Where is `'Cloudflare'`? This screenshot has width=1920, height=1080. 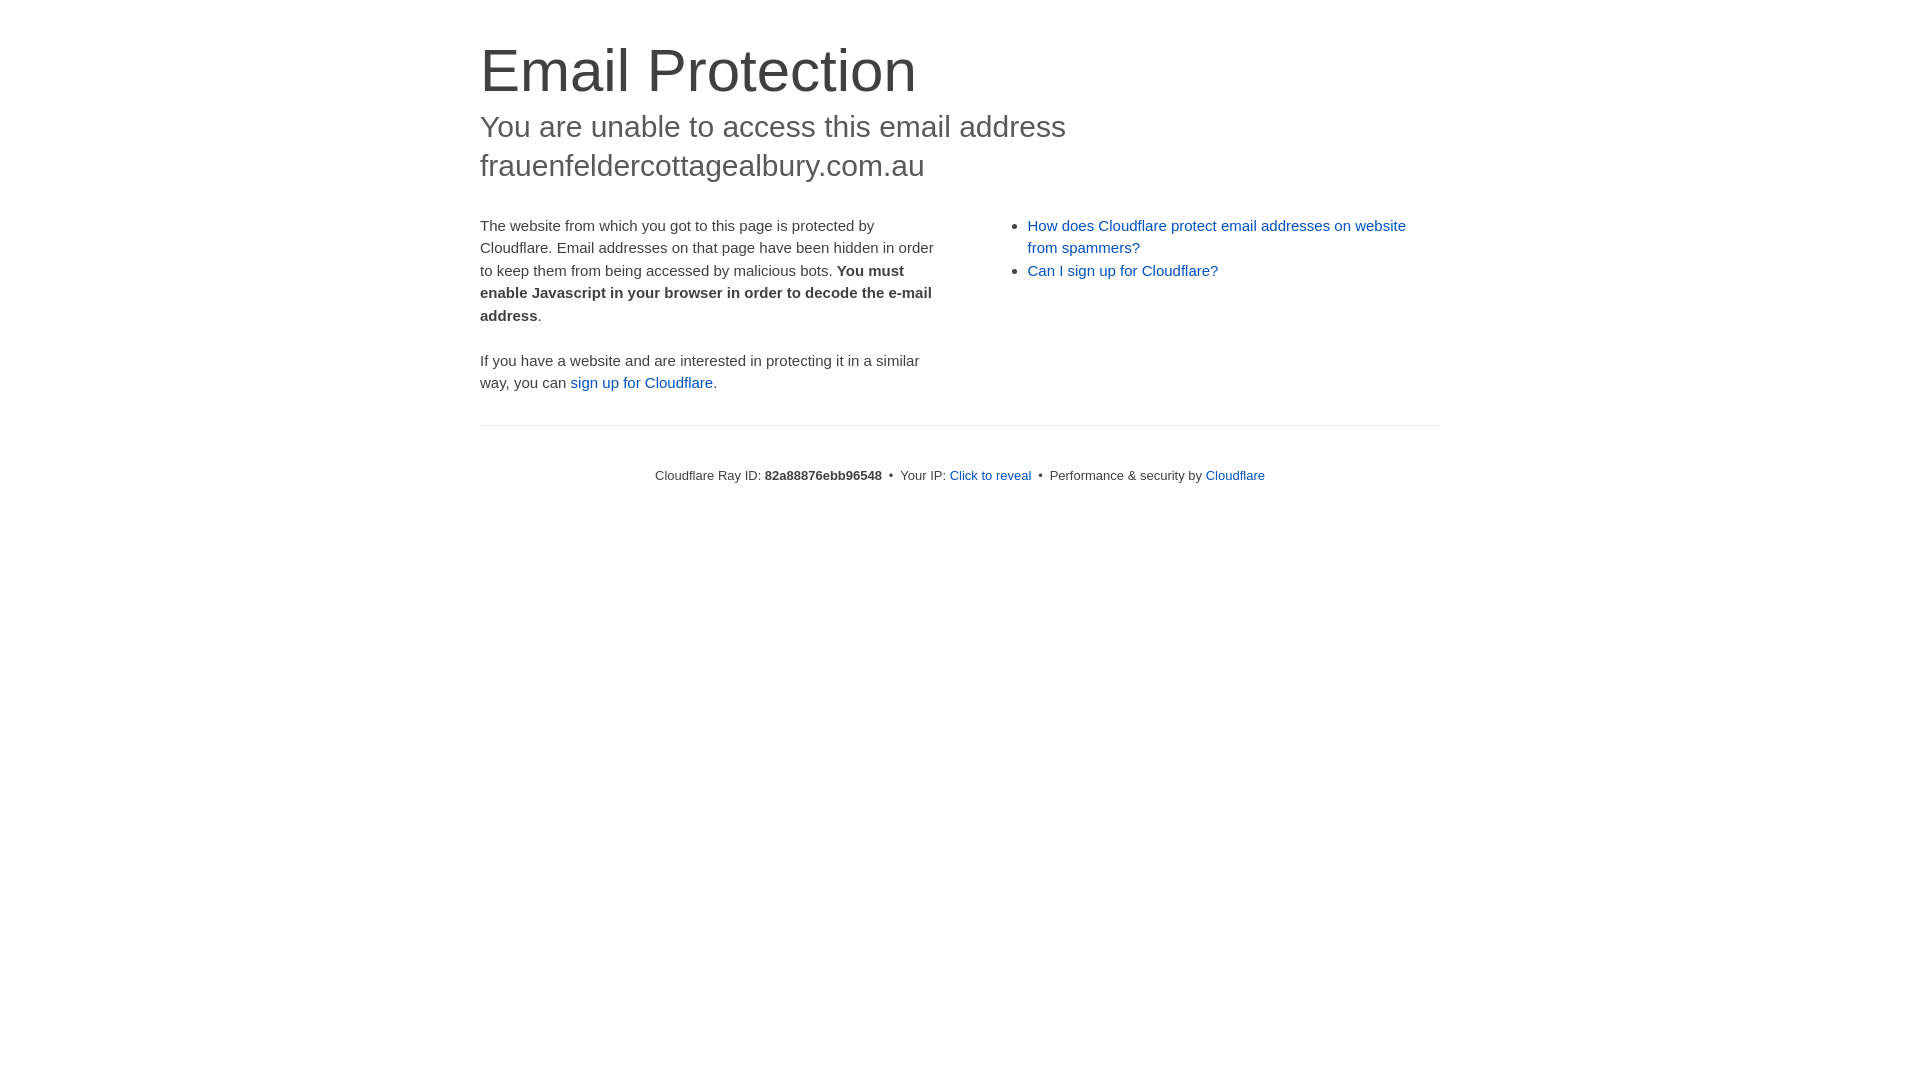 'Cloudflare' is located at coordinates (1234, 475).